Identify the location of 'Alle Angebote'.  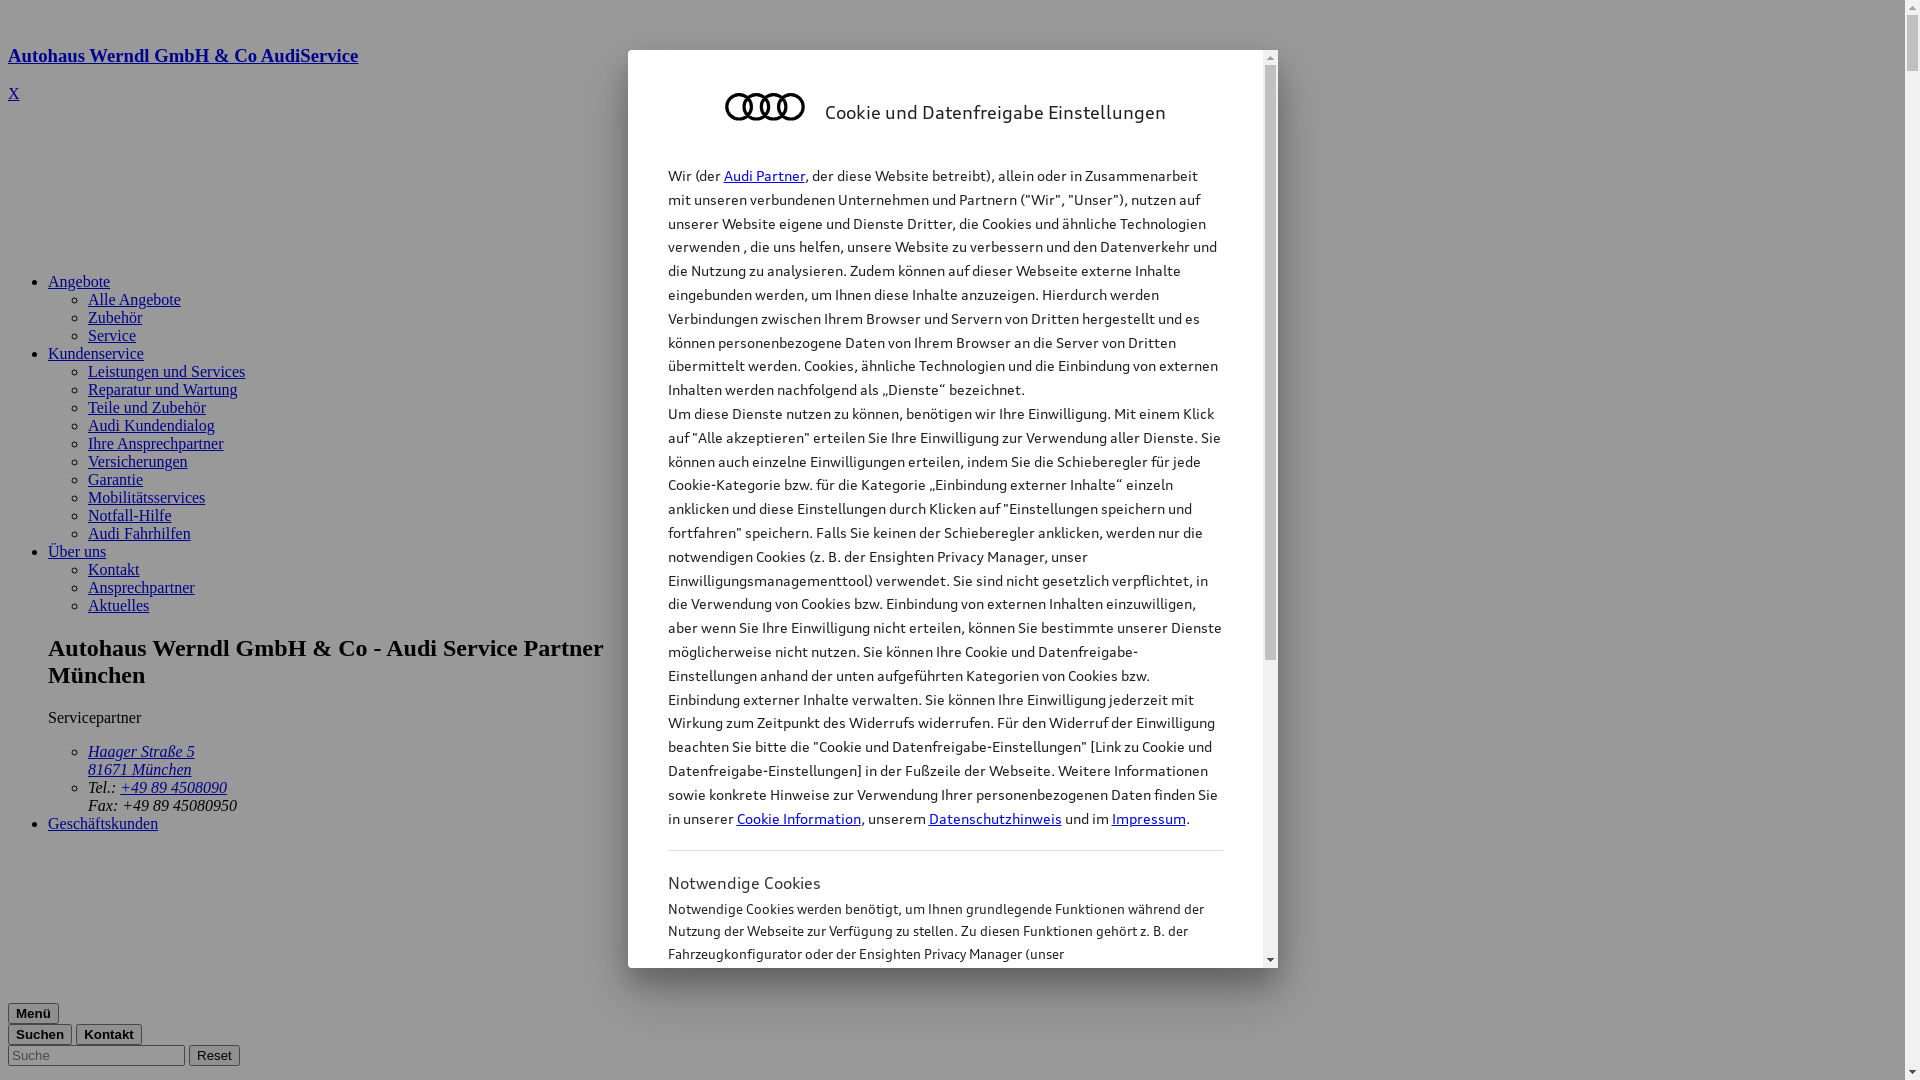
(86, 299).